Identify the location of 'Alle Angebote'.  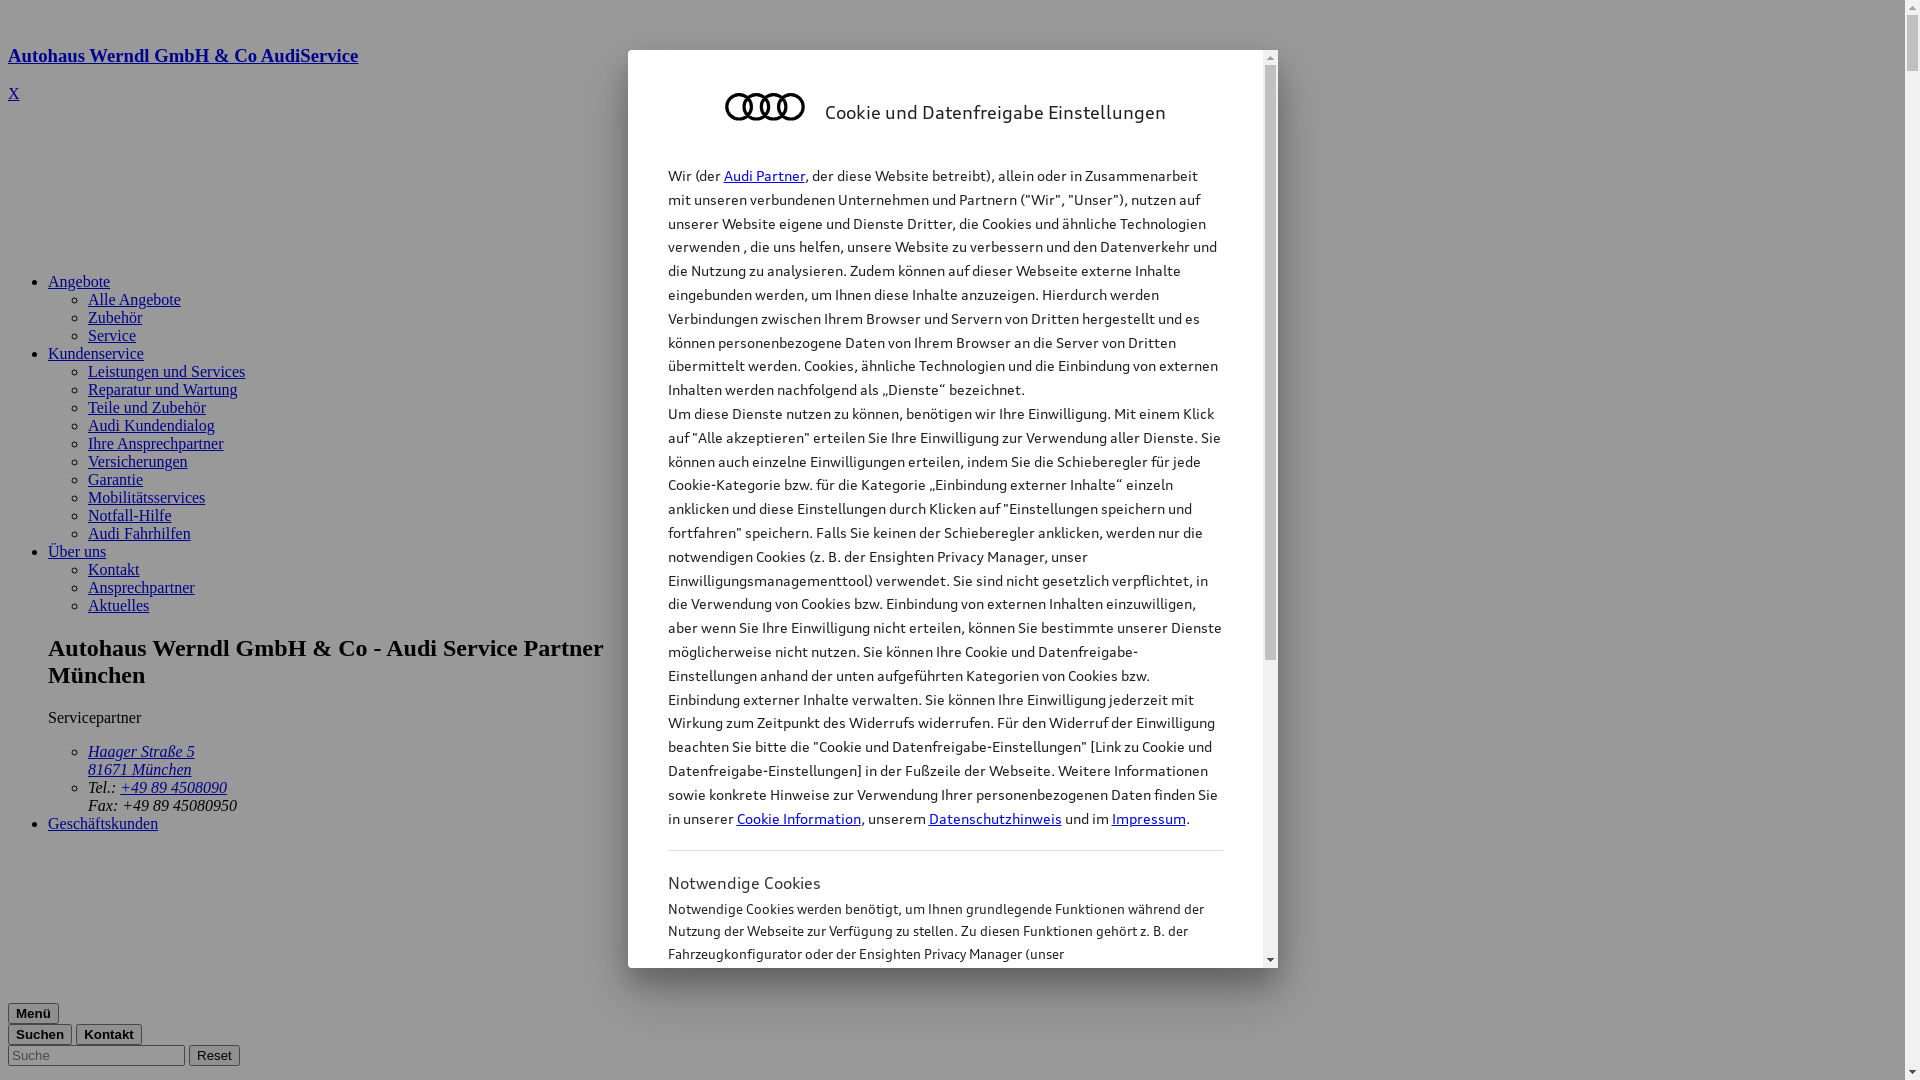
(86, 299).